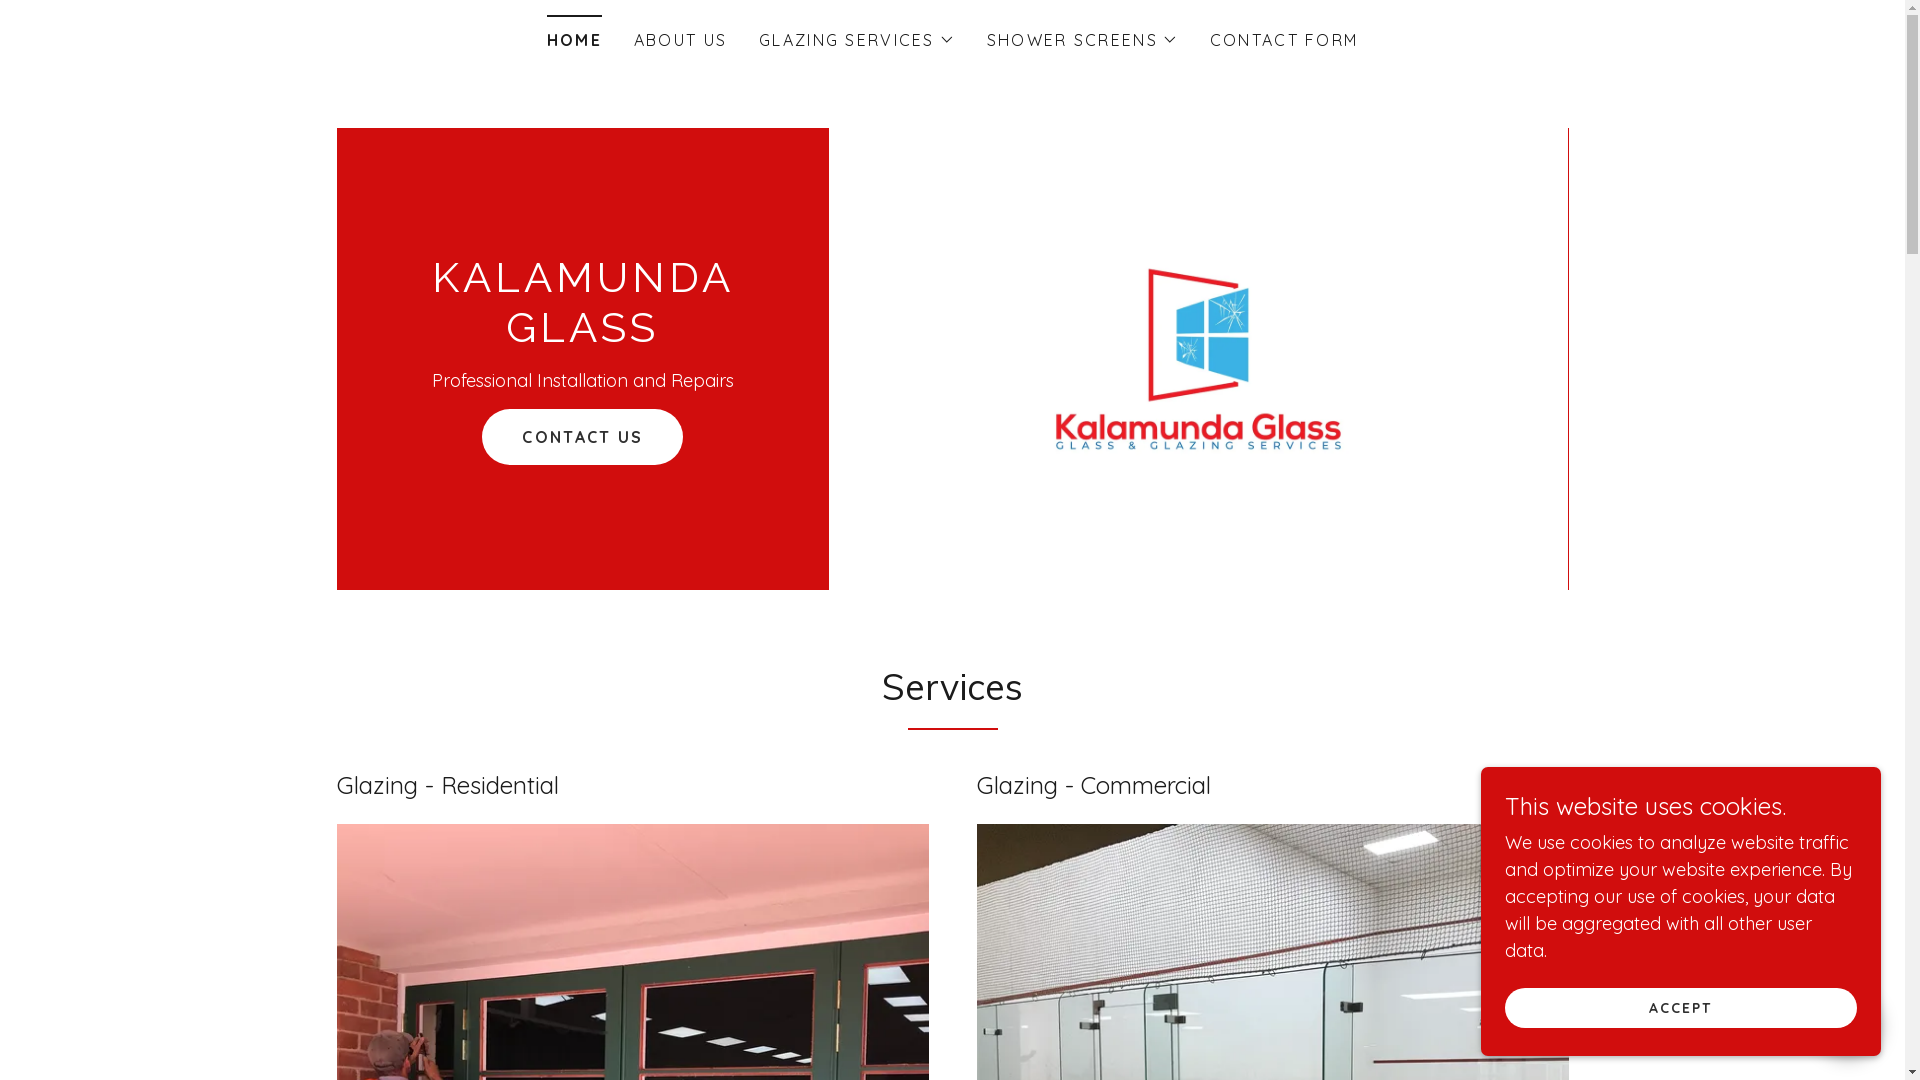 The width and height of the screenshot is (1920, 1080). I want to click on 'SHOWER SCREENS', so click(1081, 39).